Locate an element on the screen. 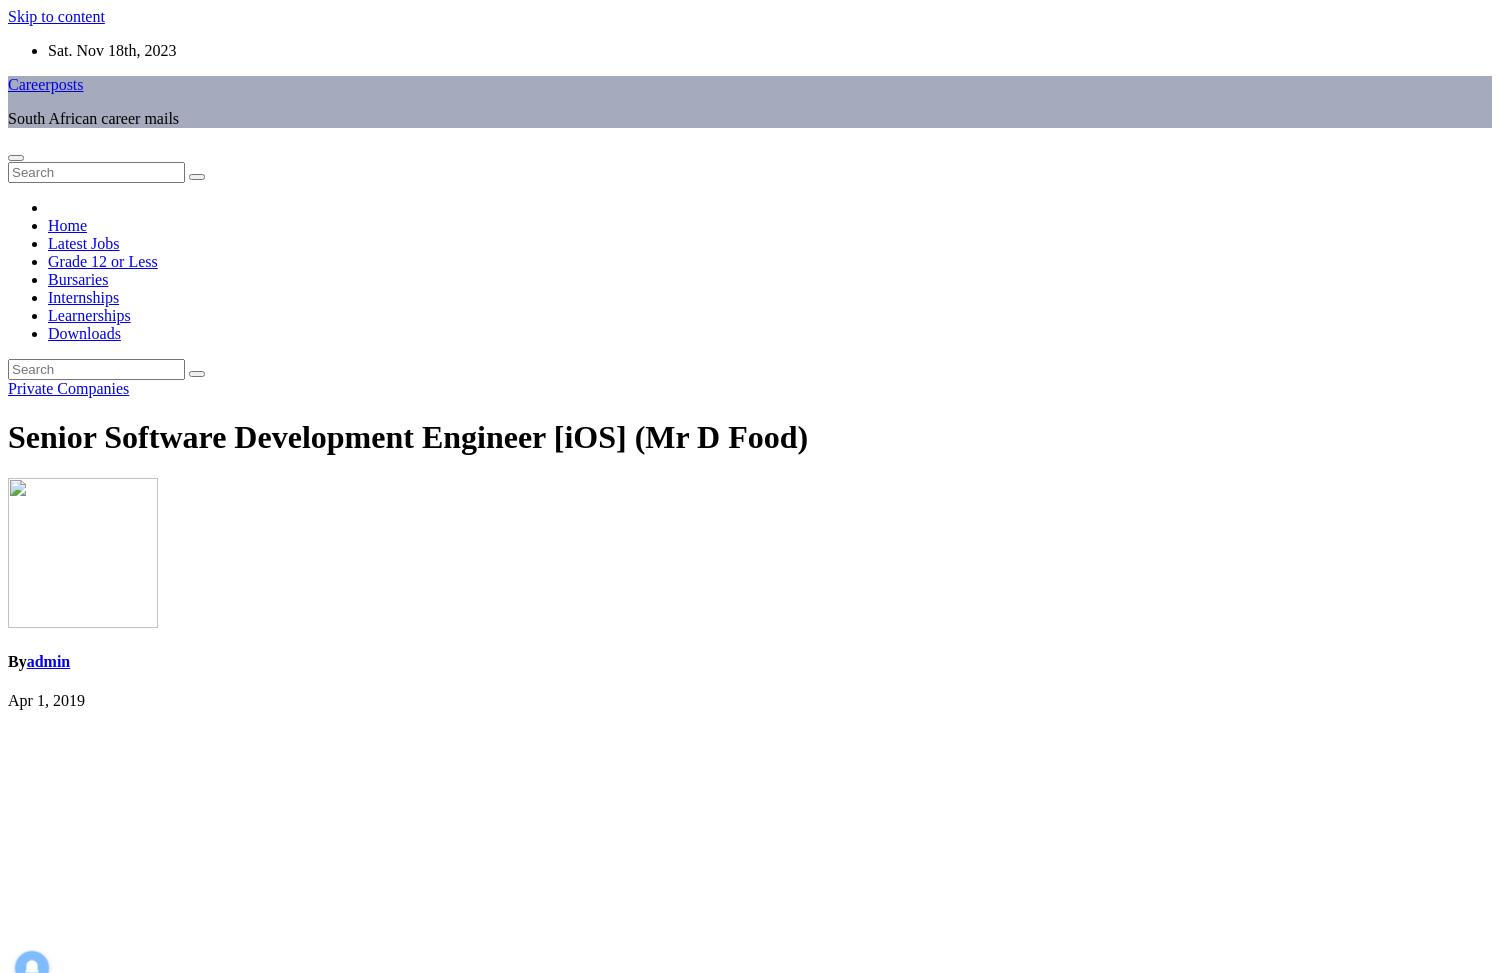  'South African career mails' is located at coordinates (92, 117).